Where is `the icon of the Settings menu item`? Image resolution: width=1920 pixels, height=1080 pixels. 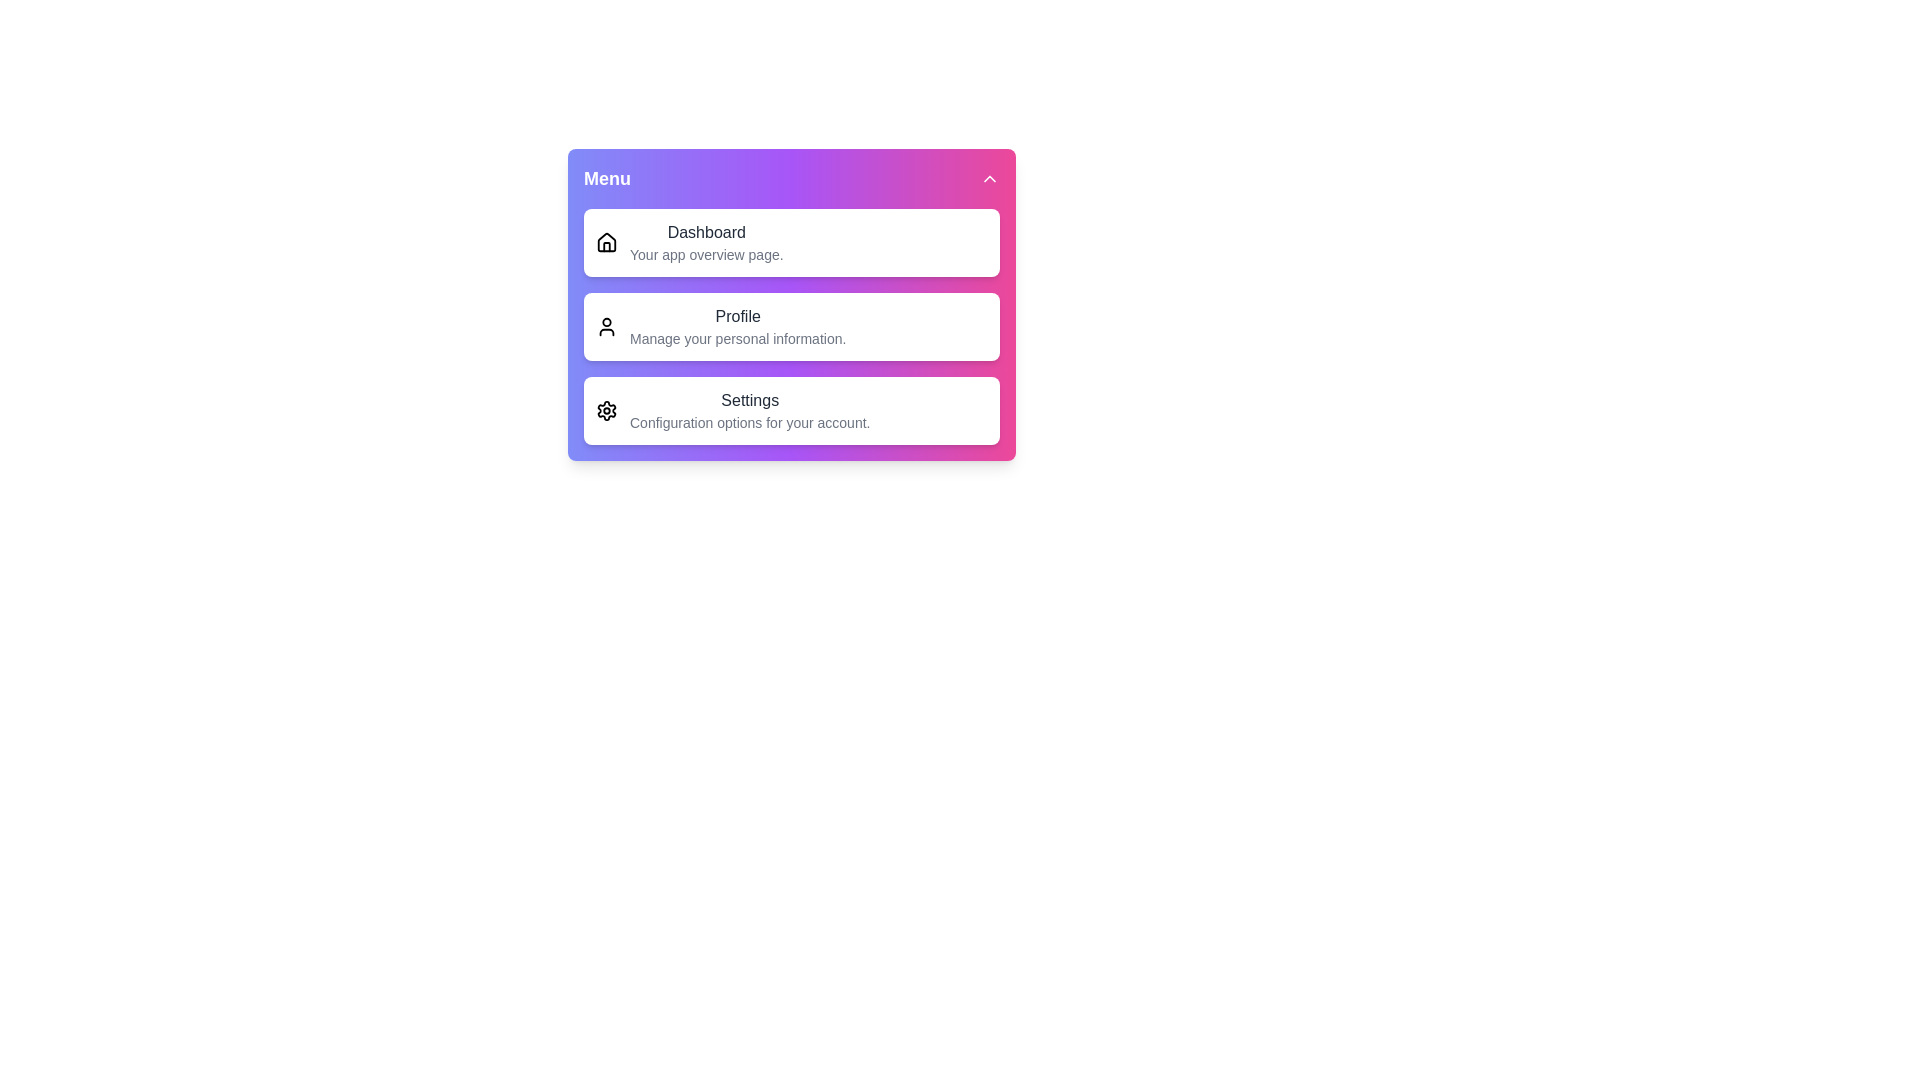
the icon of the Settings menu item is located at coordinates (605, 410).